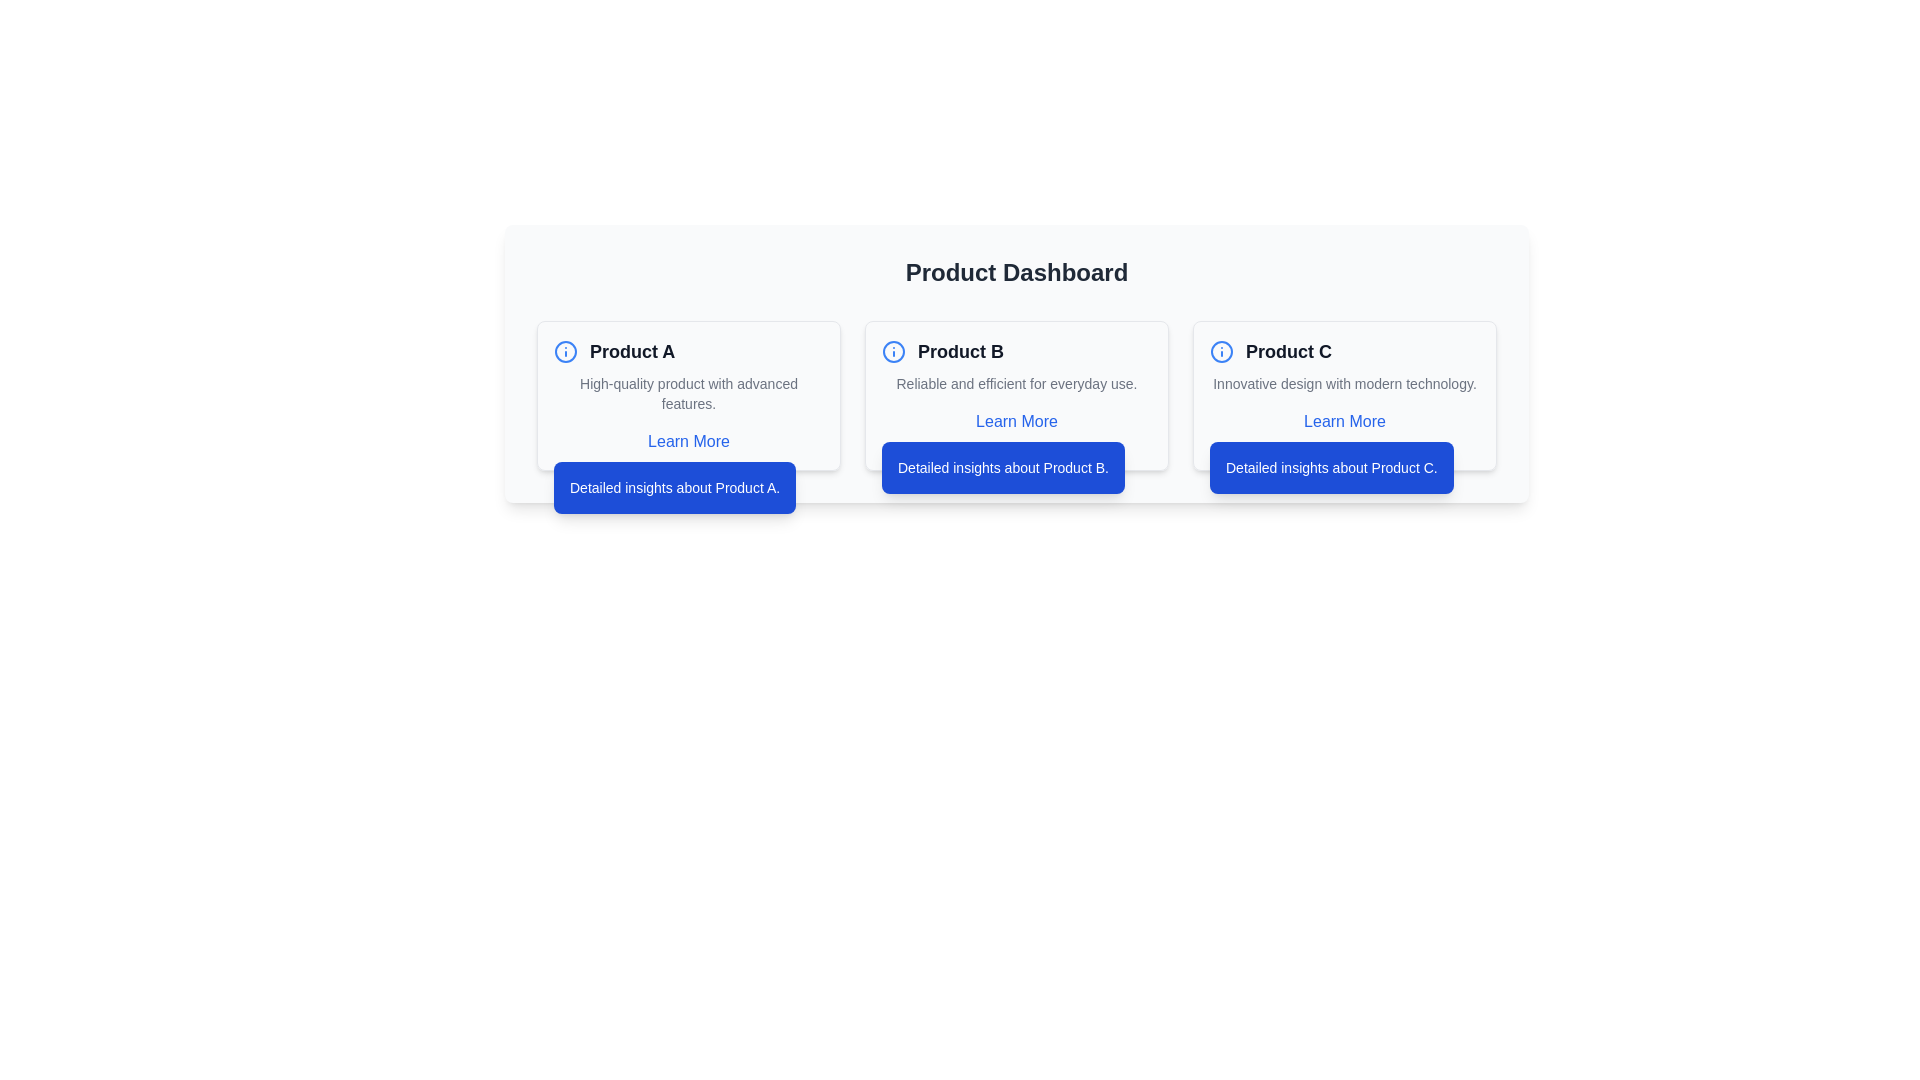 This screenshot has width=1920, height=1080. I want to click on the help icon located in the top-left corner of the 'Product C' card, so click(1221, 350).